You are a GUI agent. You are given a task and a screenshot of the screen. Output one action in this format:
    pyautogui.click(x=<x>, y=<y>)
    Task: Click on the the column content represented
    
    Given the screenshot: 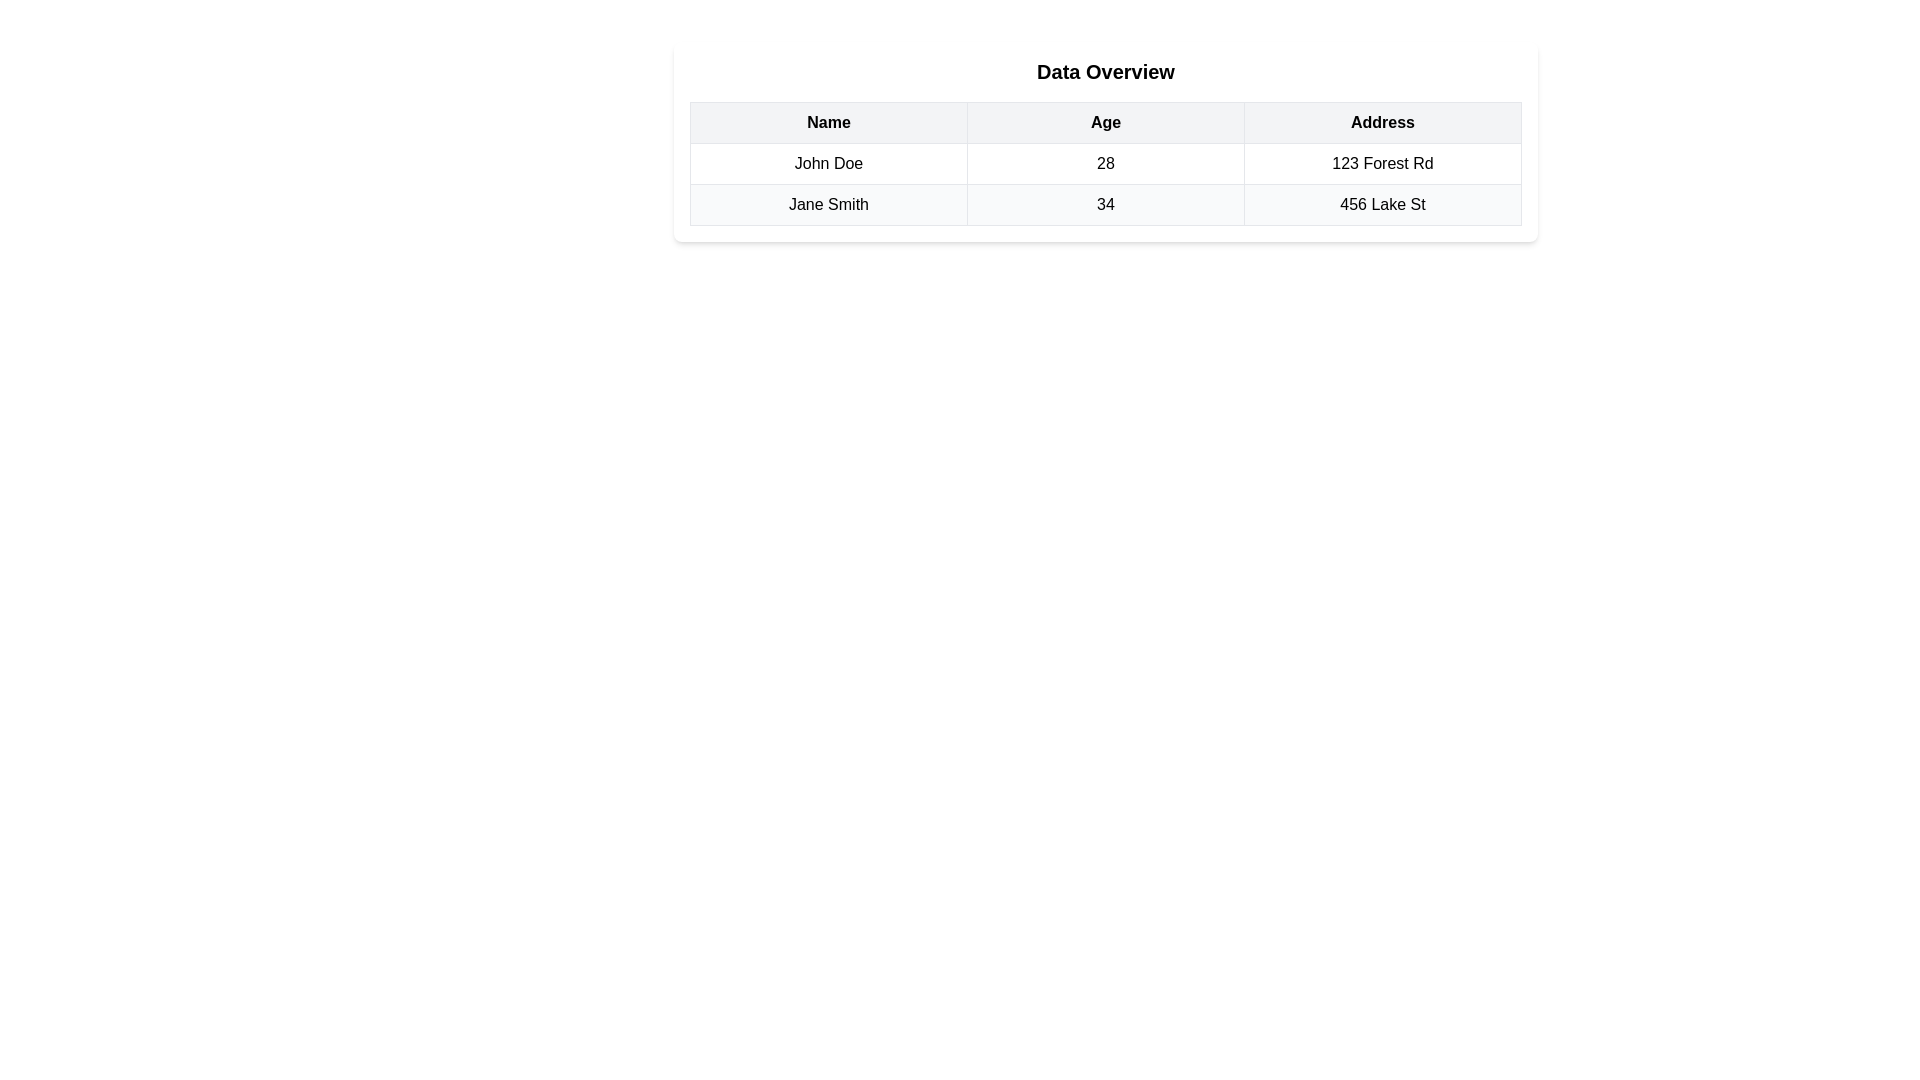 What is the action you would take?
    pyautogui.click(x=1104, y=141)
    